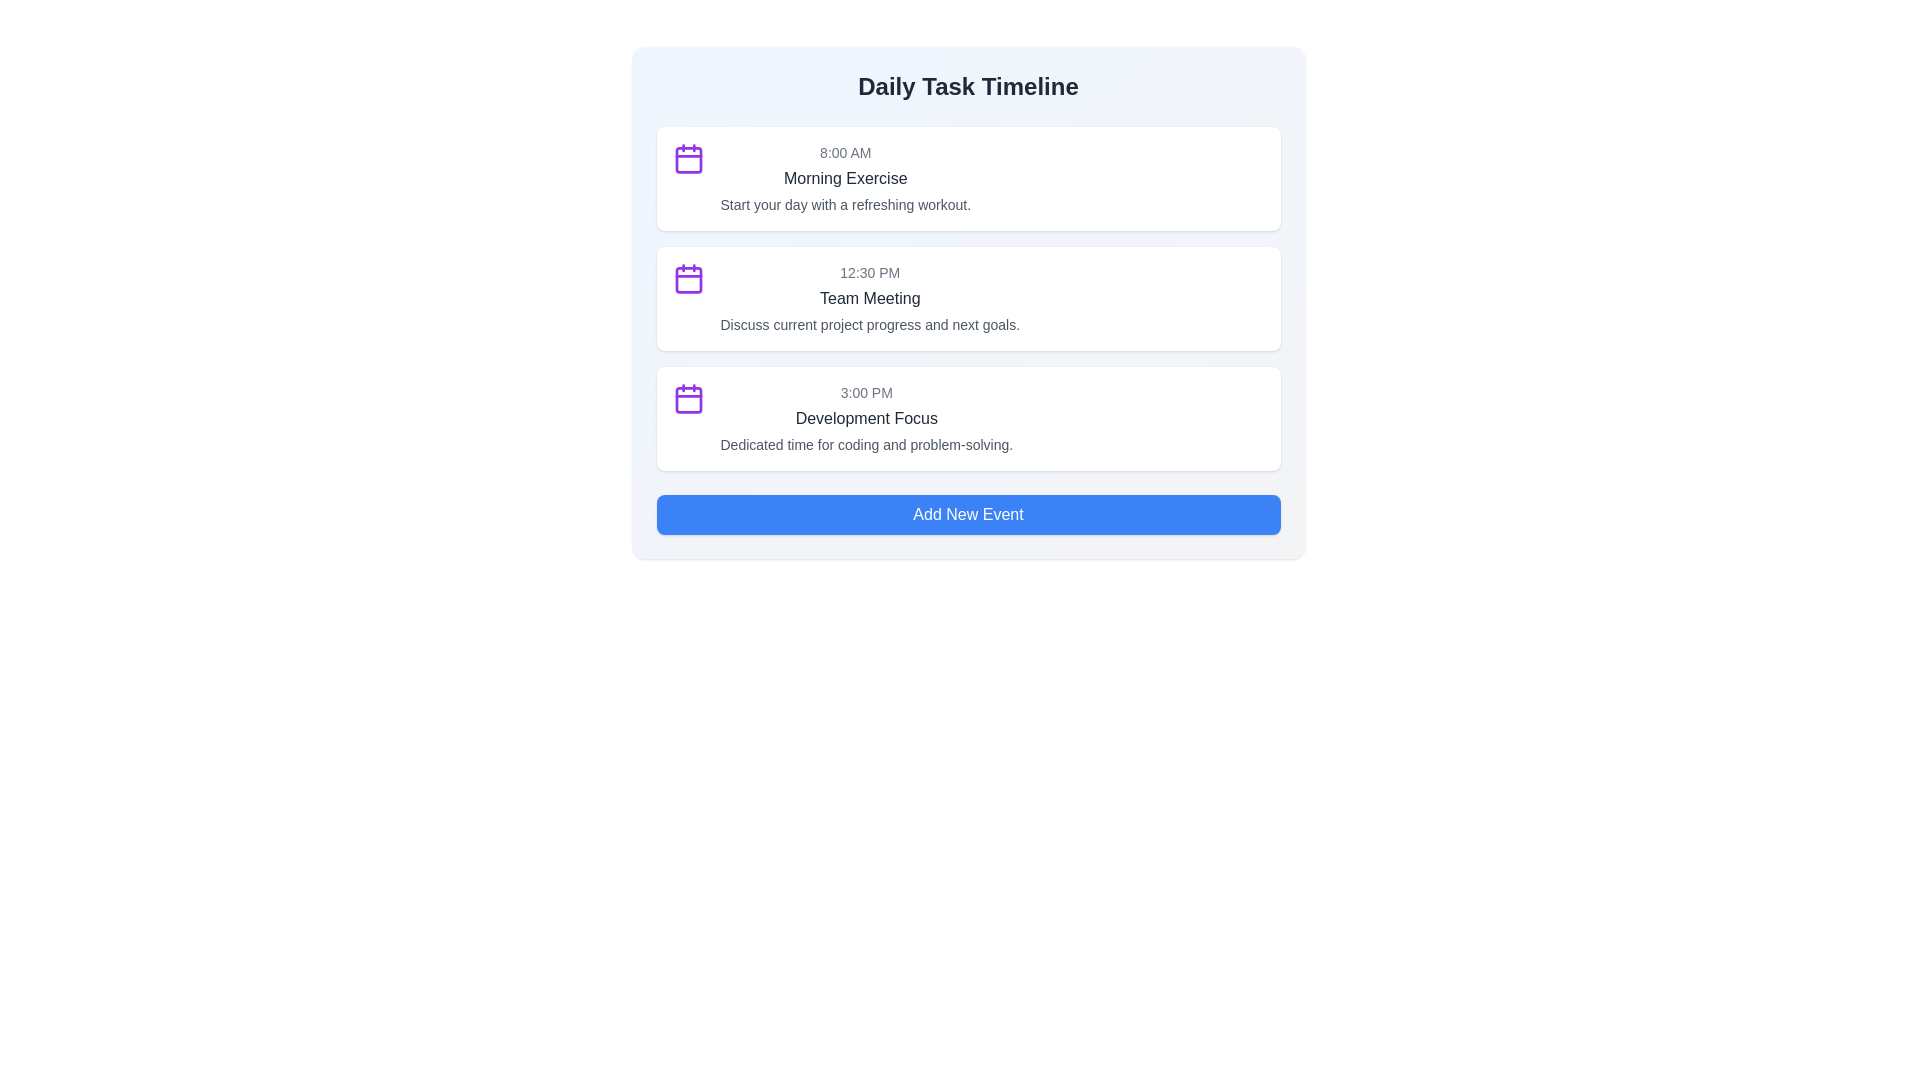 The width and height of the screenshot is (1920, 1080). What do you see at coordinates (688, 398) in the screenshot?
I see `the calendar icon located on the left-hand side of the '3:00 PM - Development Focus' event entry in the vertical list` at bounding box center [688, 398].